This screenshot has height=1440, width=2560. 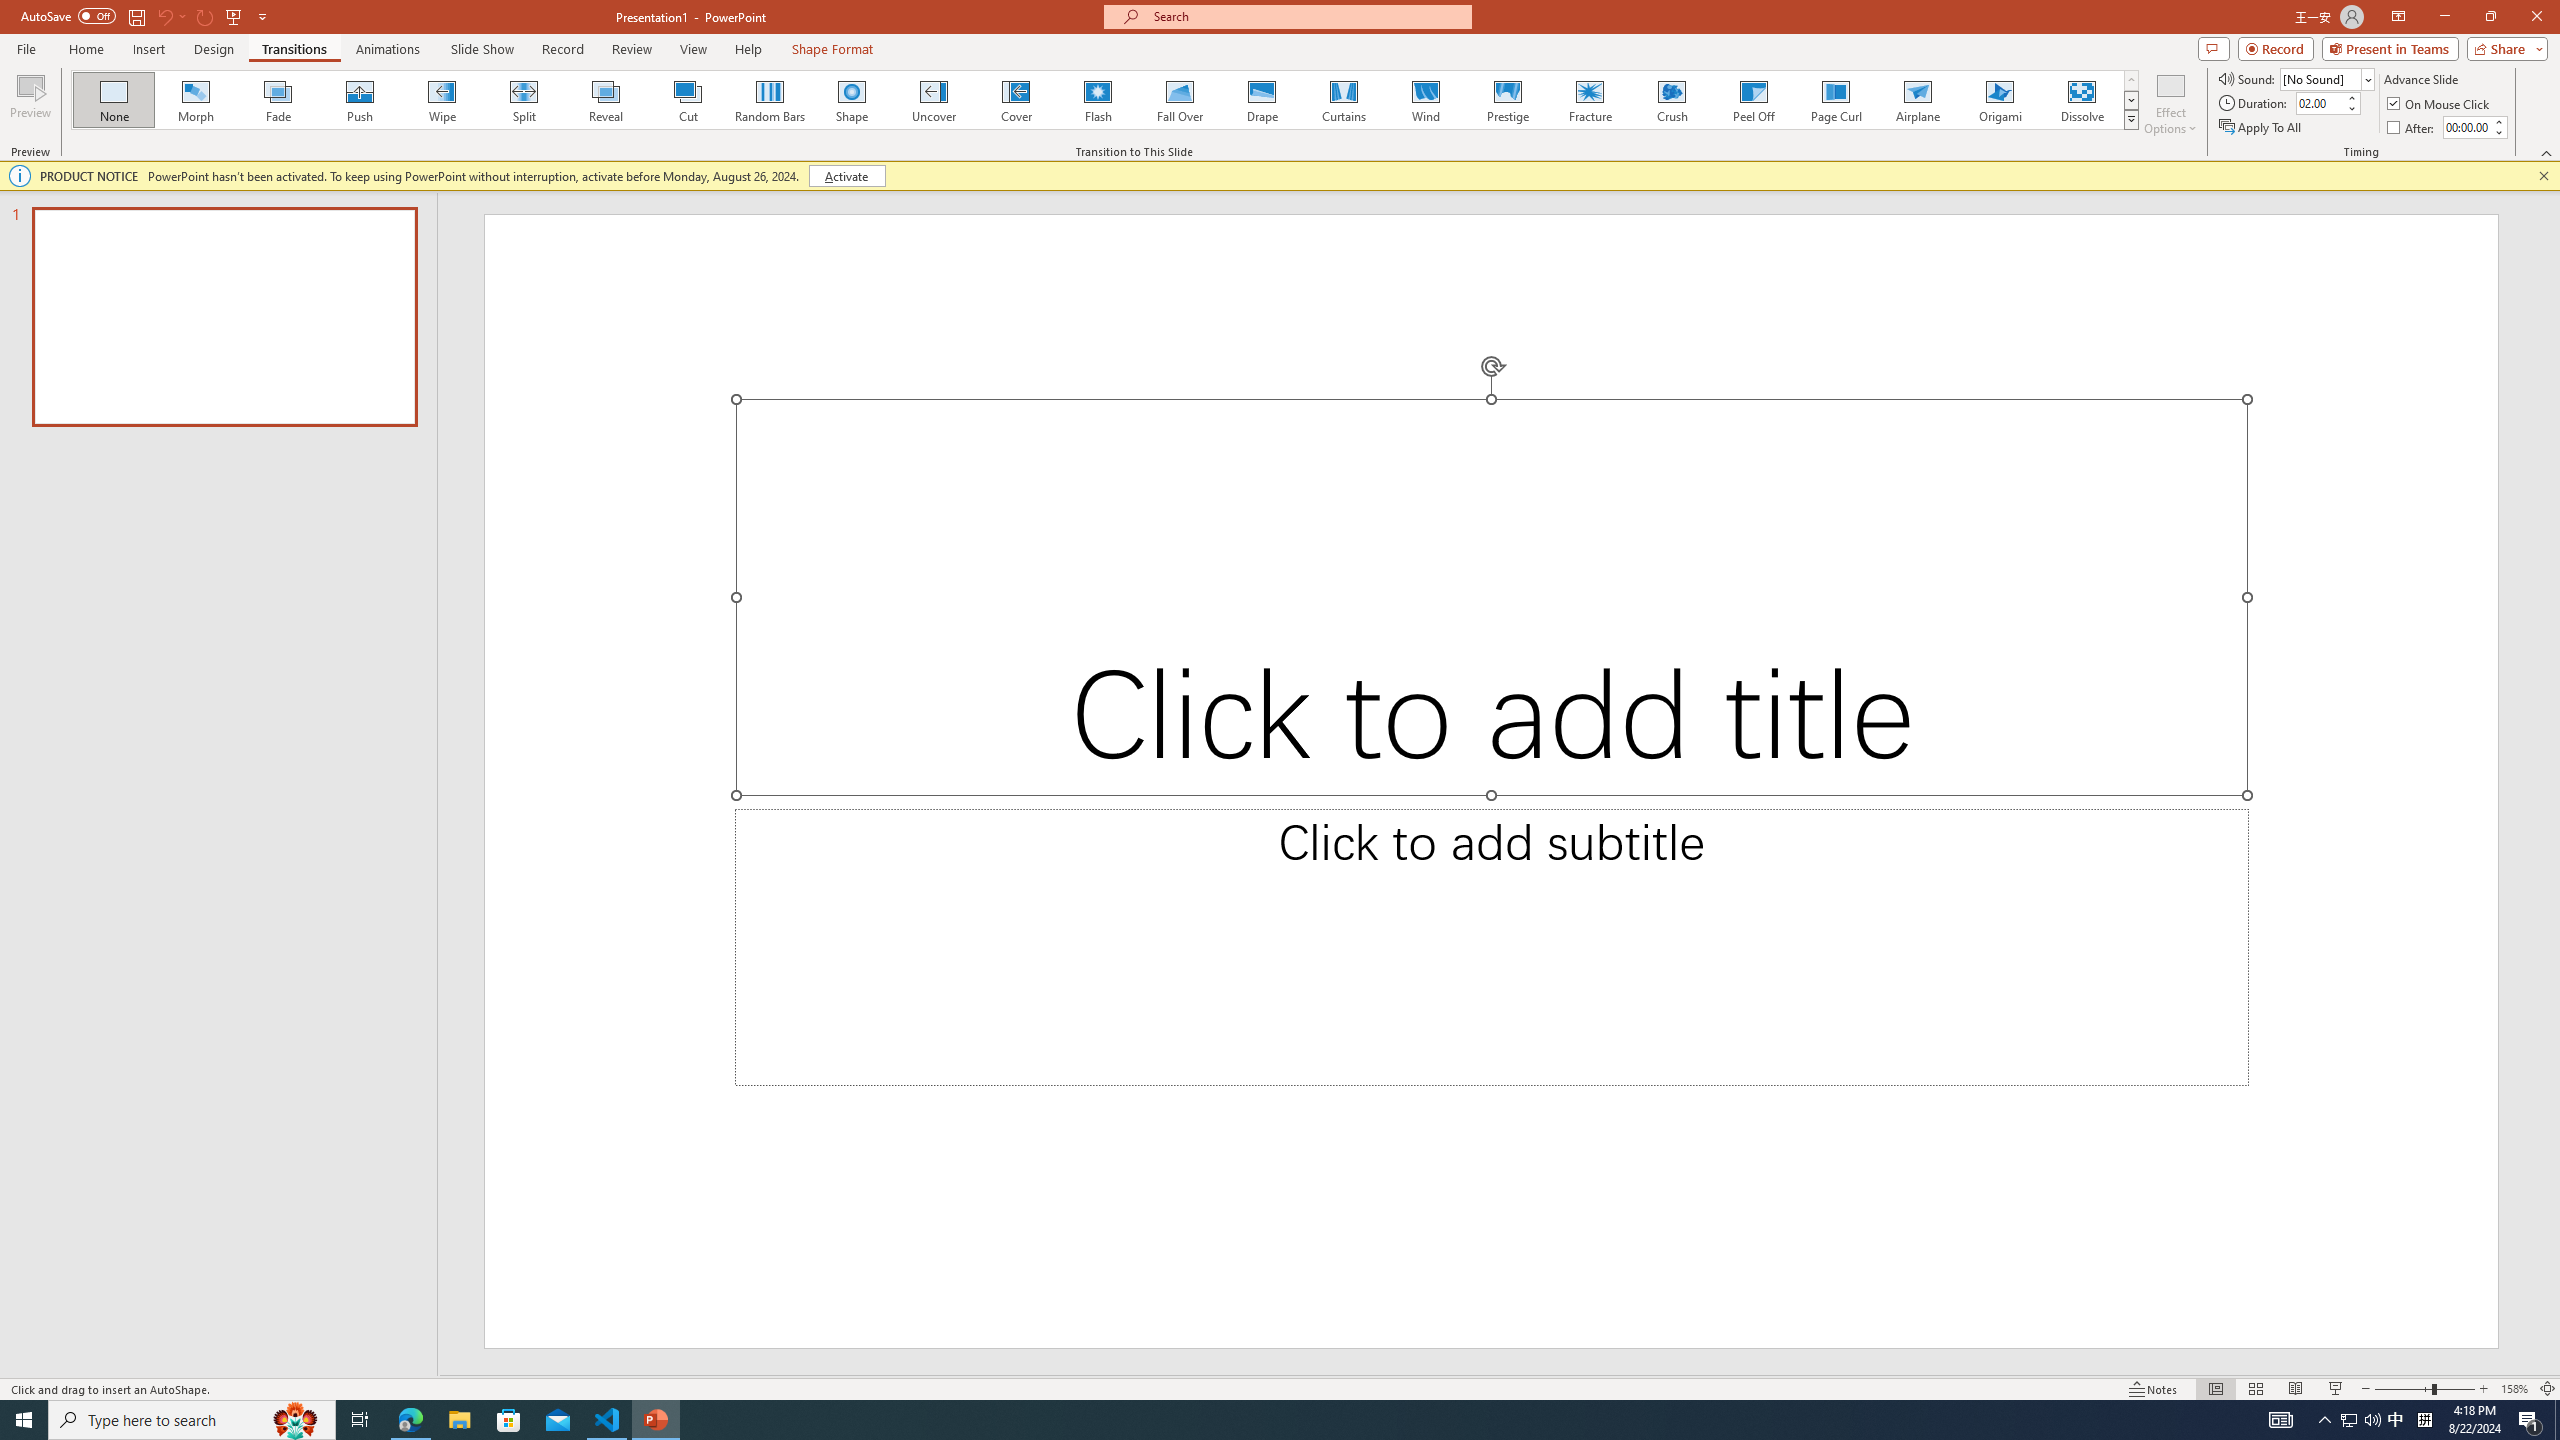 I want to click on 'After', so click(x=2466, y=126).